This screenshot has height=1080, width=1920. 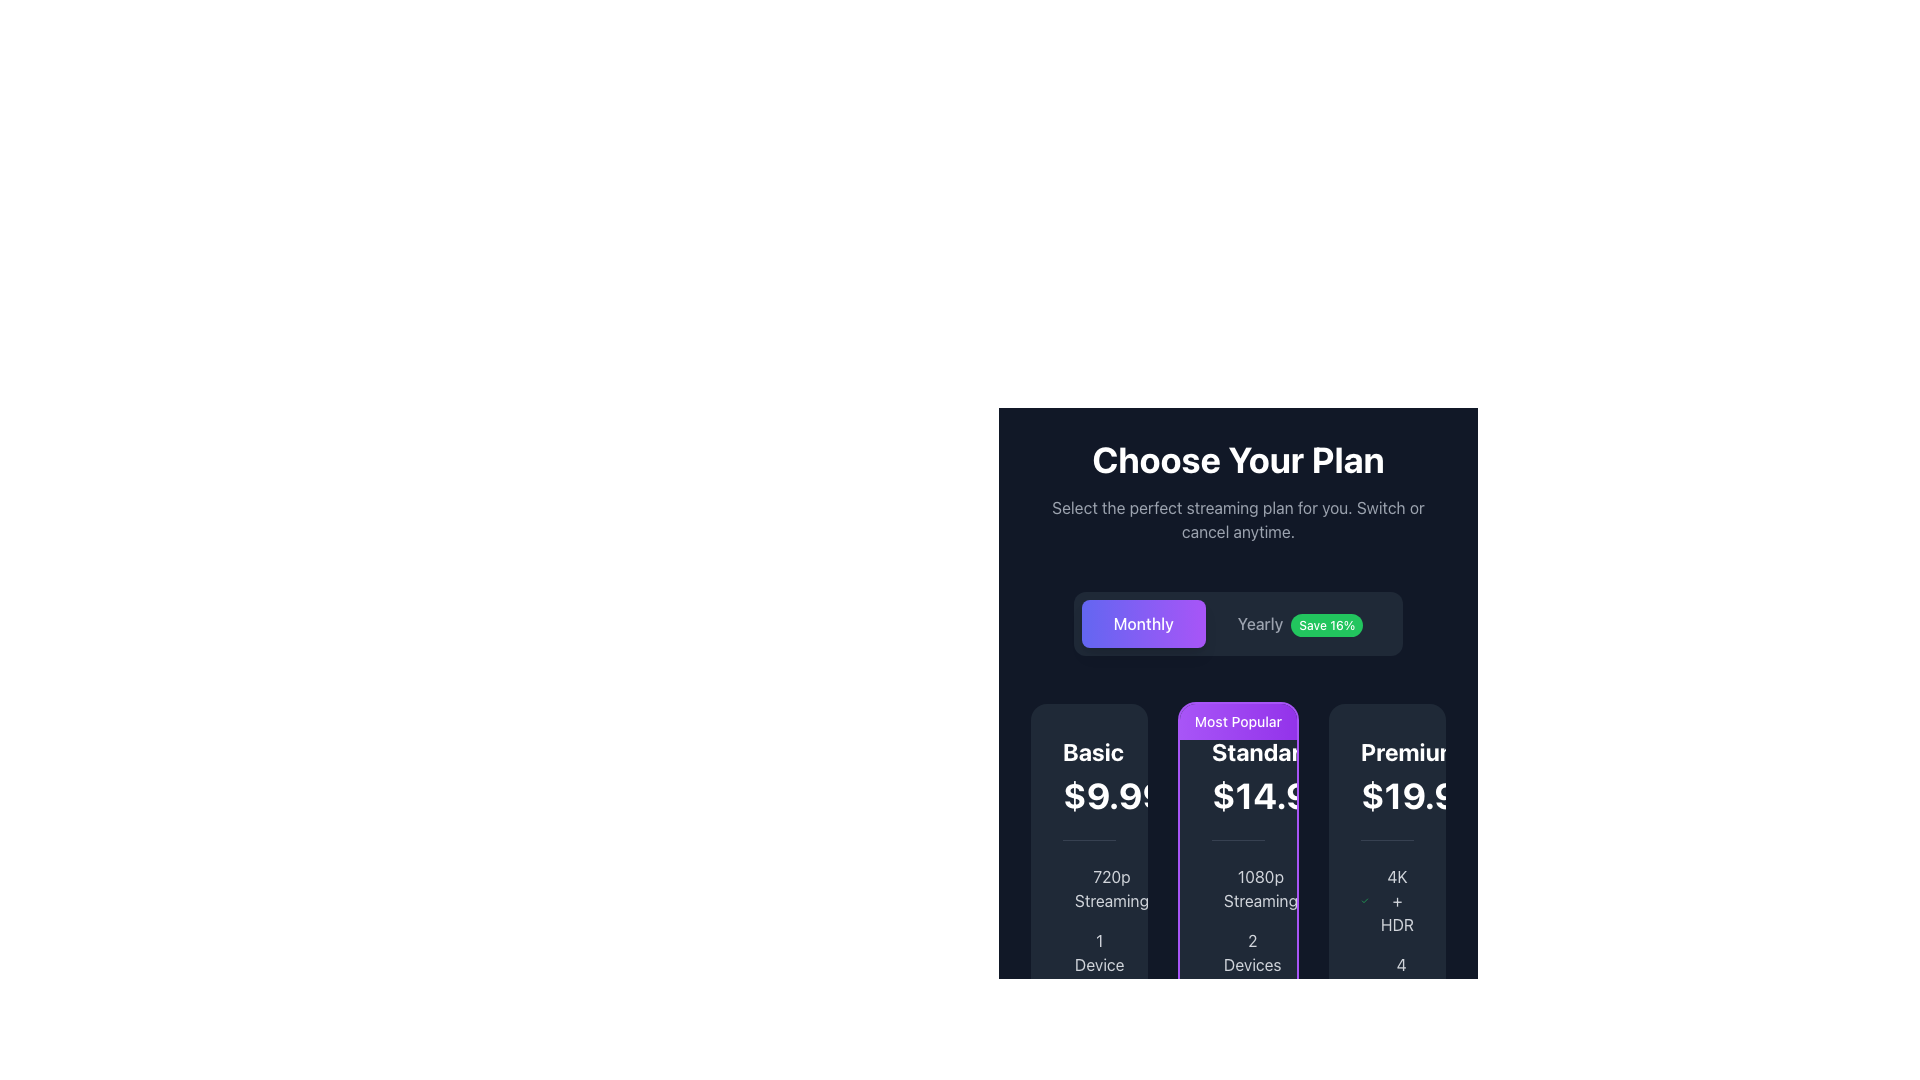 What do you see at coordinates (1300, 623) in the screenshot?
I see `the yearly subscription toggle button which has a 'Save 16%' badge` at bounding box center [1300, 623].